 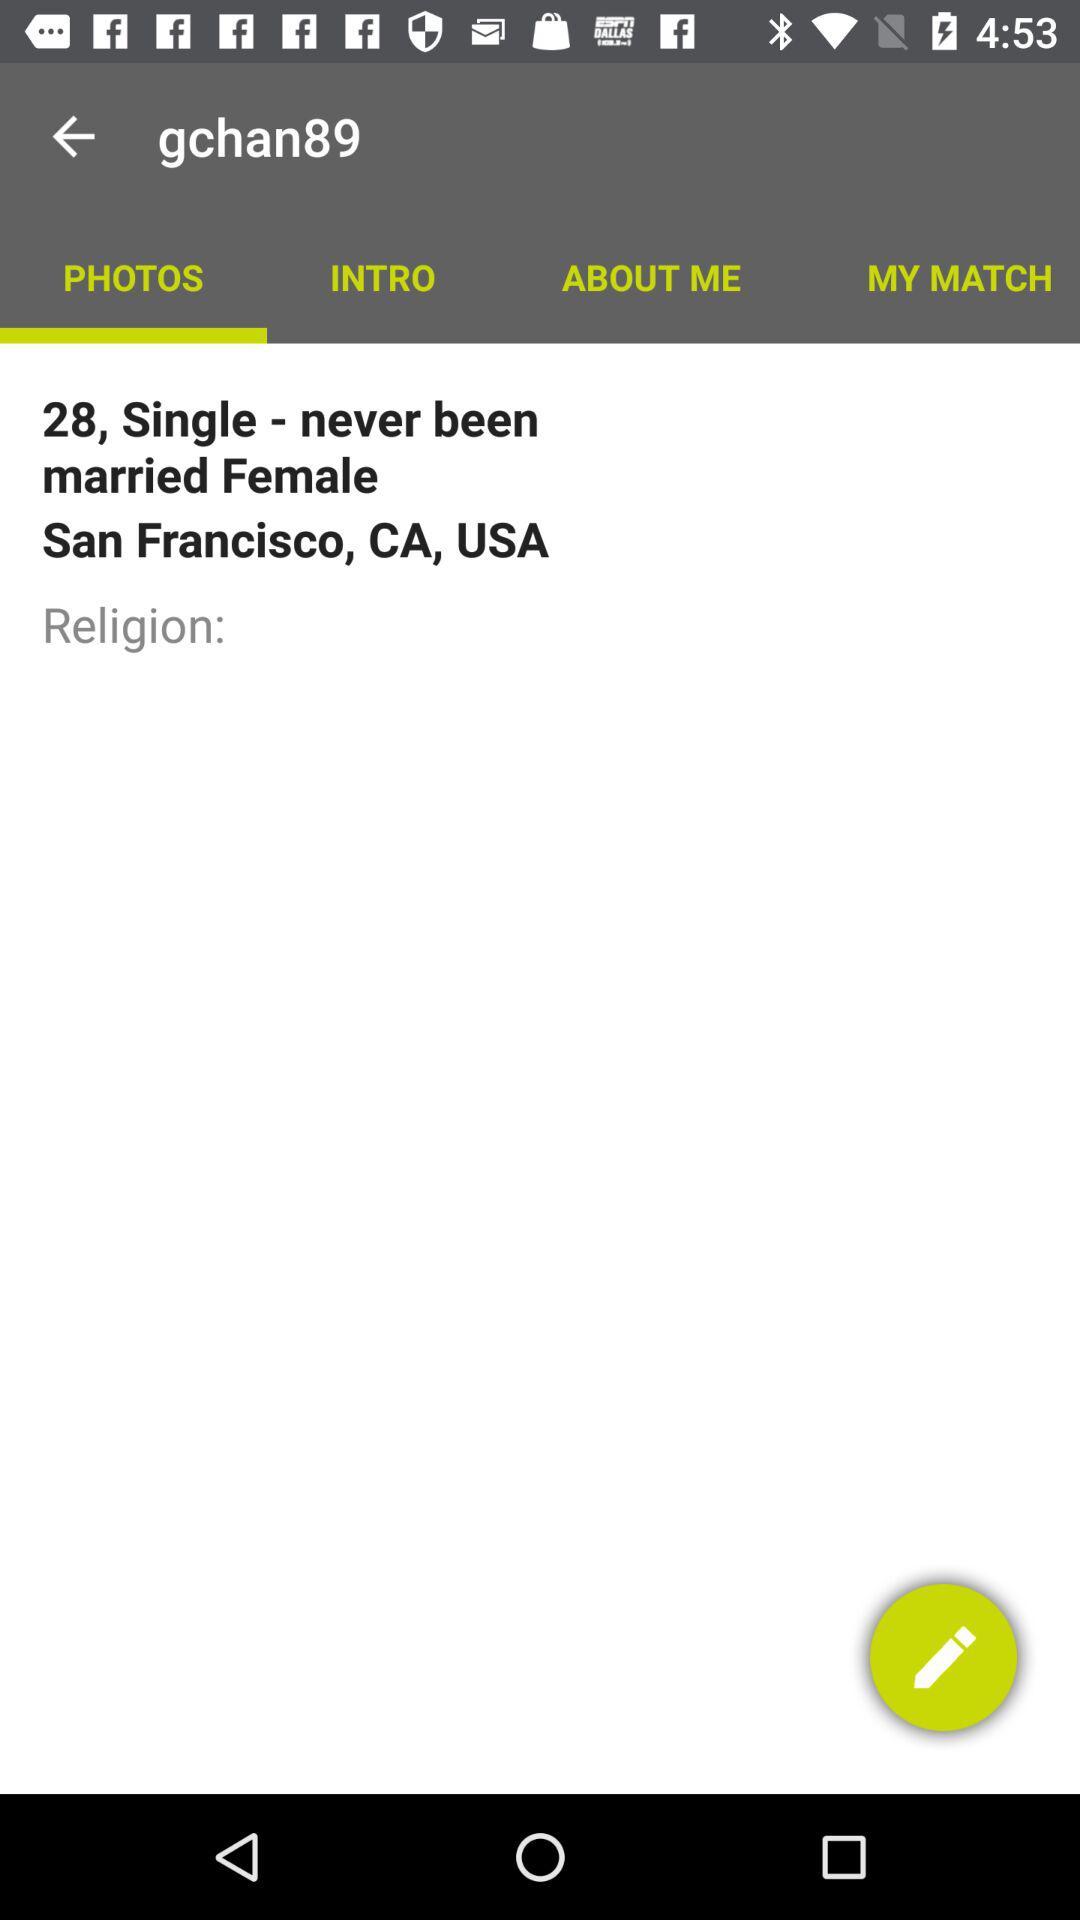 What do you see at coordinates (941, 275) in the screenshot?
I see `the app next to about me` at bounding box center [941, 275].